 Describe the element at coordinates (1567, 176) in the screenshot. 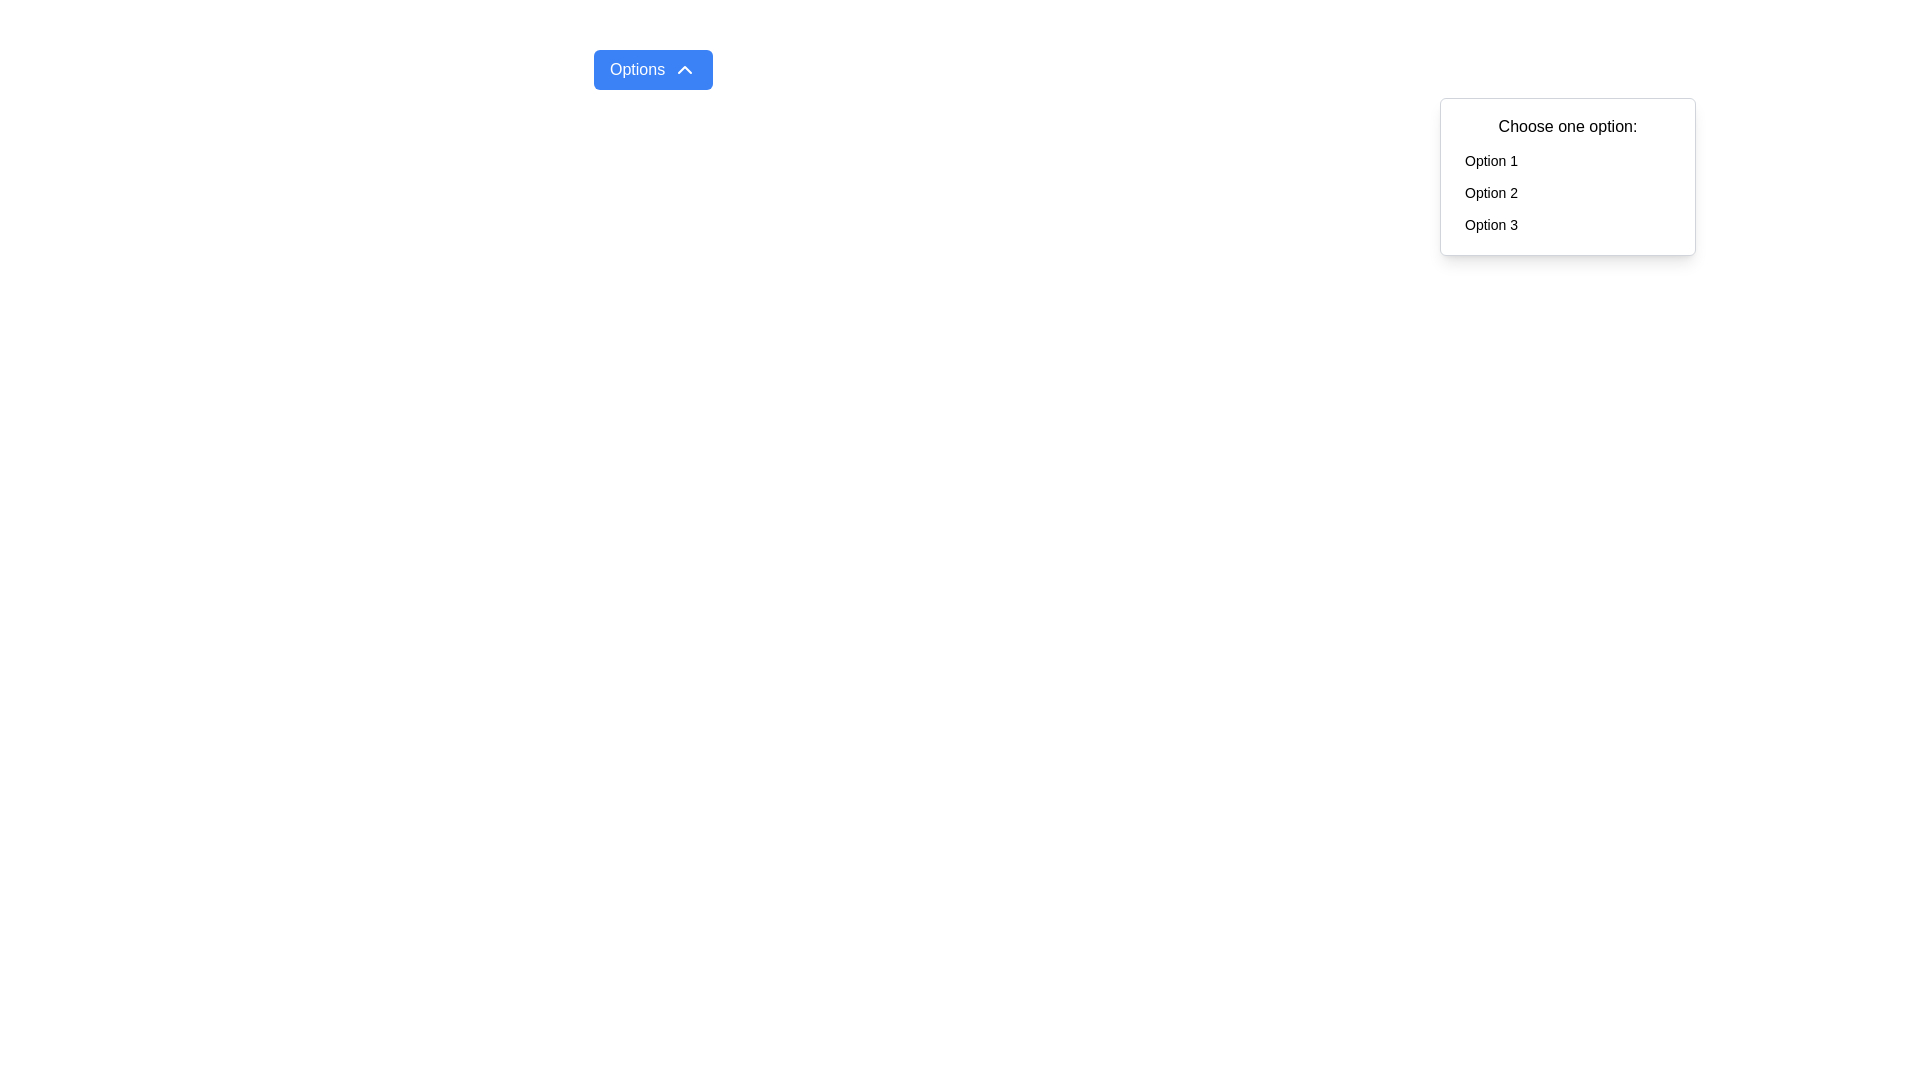

I see `the Dropdown menu displaying 'Choose one option:' with selectable options 'Option 1', 'Option 2', and 'Option 3'` at that location.